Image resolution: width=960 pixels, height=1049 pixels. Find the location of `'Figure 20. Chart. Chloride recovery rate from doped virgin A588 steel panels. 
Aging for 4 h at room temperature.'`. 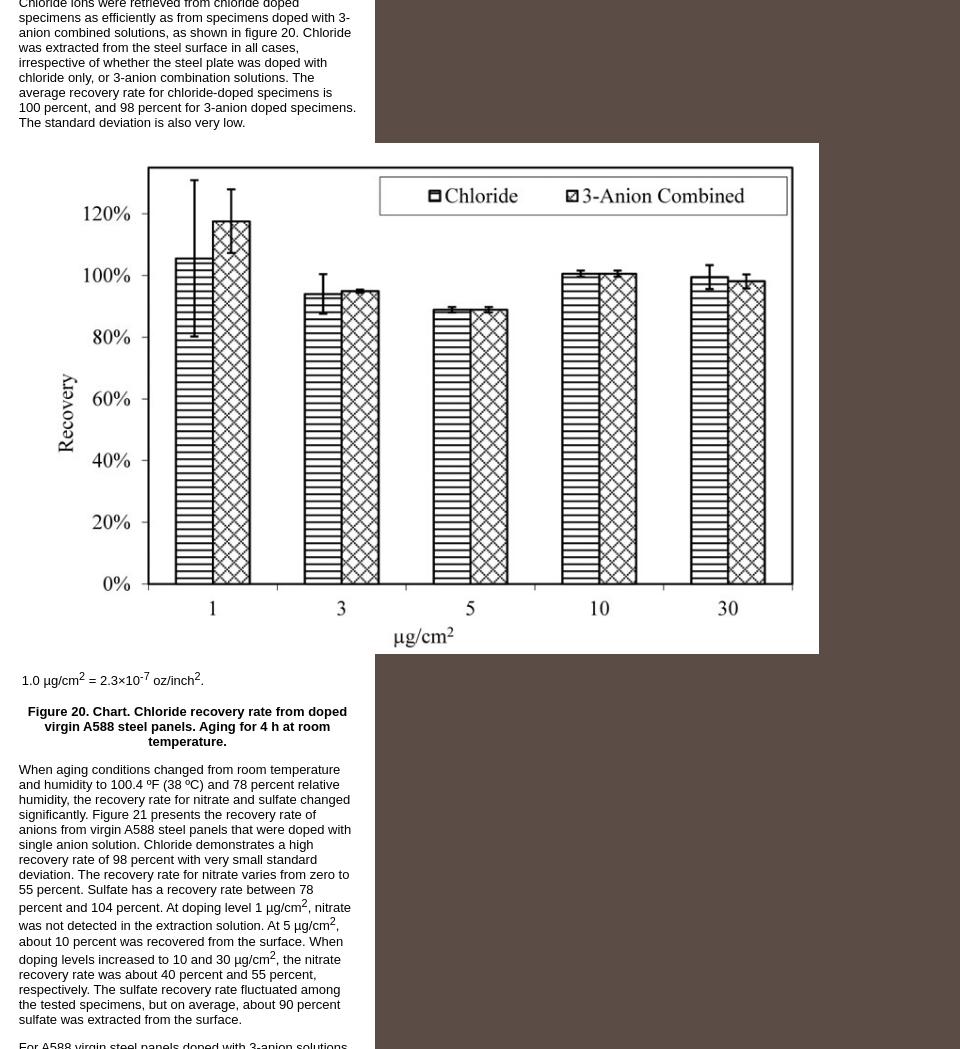

'Figure 20. Chart. Chloride recovery rate from doped virgin A588 steel panels. 
Aging for 4 h at room temperature.' is located at coordinates (187, 726).